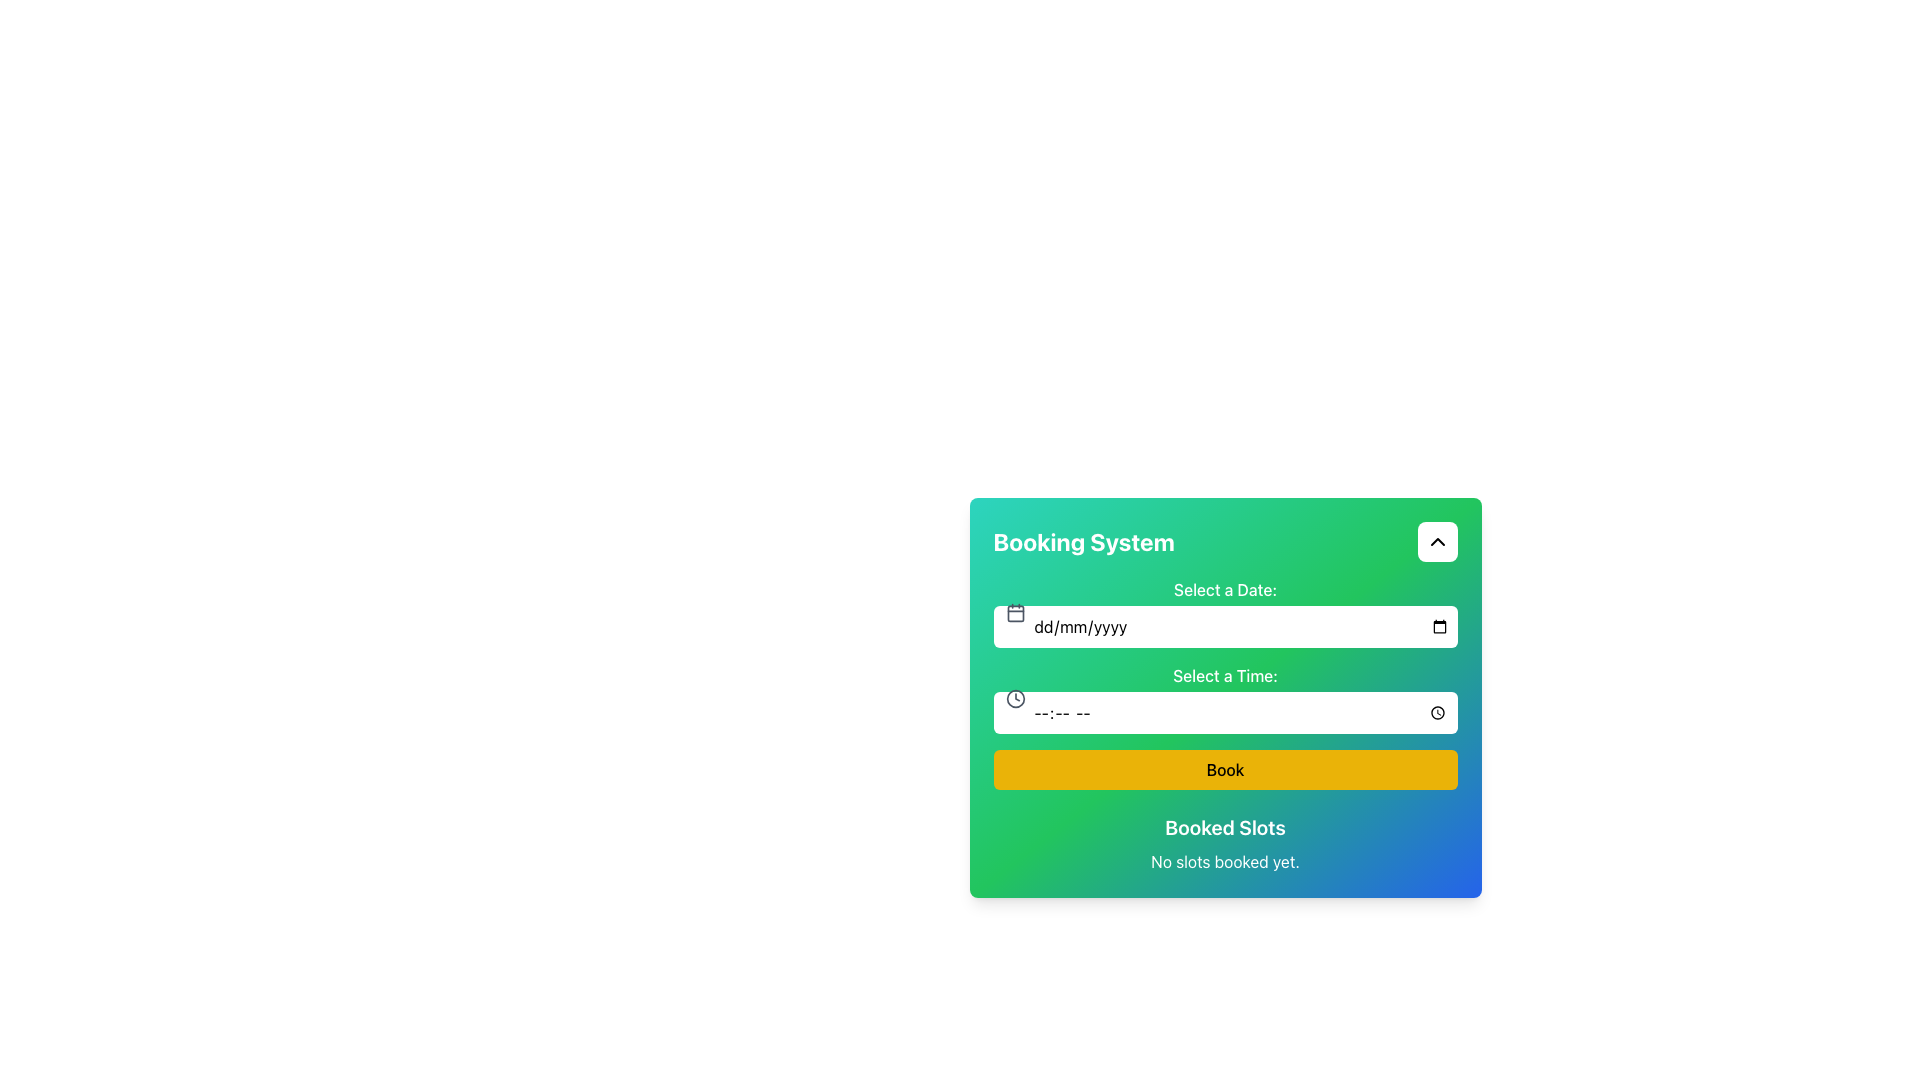 The width and height of the screenshot is (1920, 1080). Describe the element at coordinates (1224, 769) in the screenshot. I see `the 'Book' button with a yellow background and black text` at that location.